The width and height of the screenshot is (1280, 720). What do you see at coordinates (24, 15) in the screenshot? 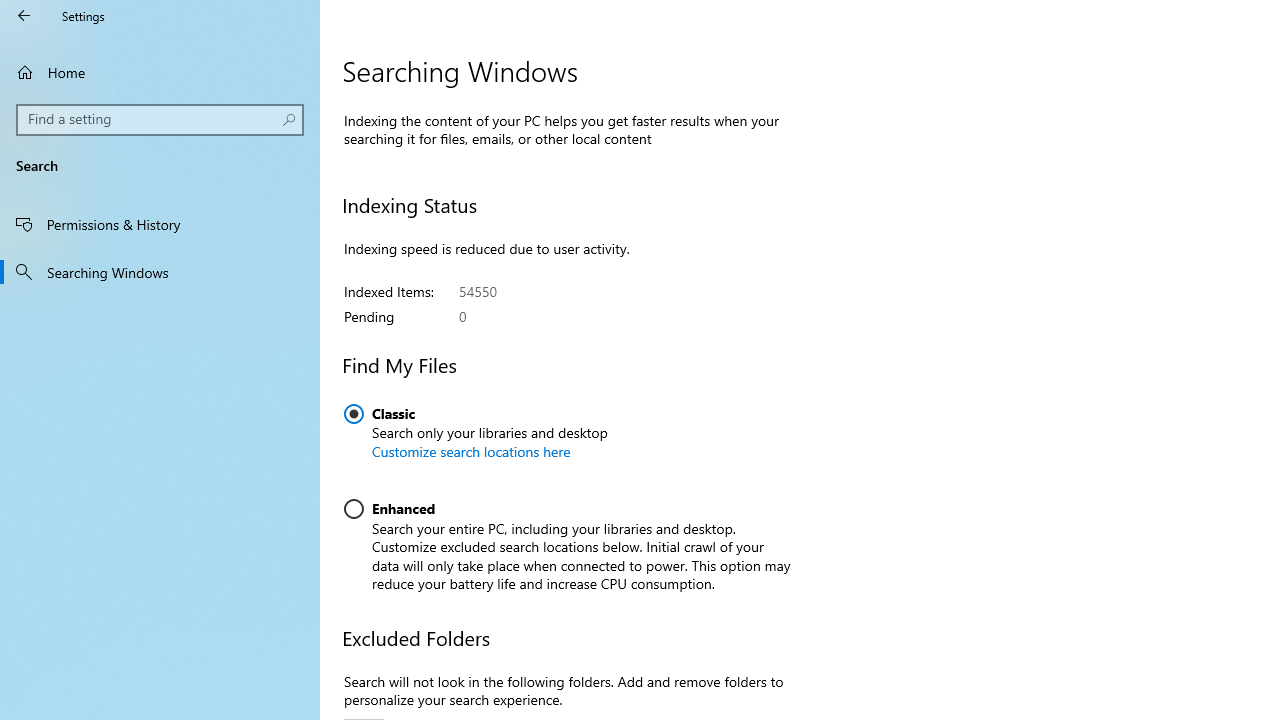
I see `'Back'` at bounding box center [24, 15].